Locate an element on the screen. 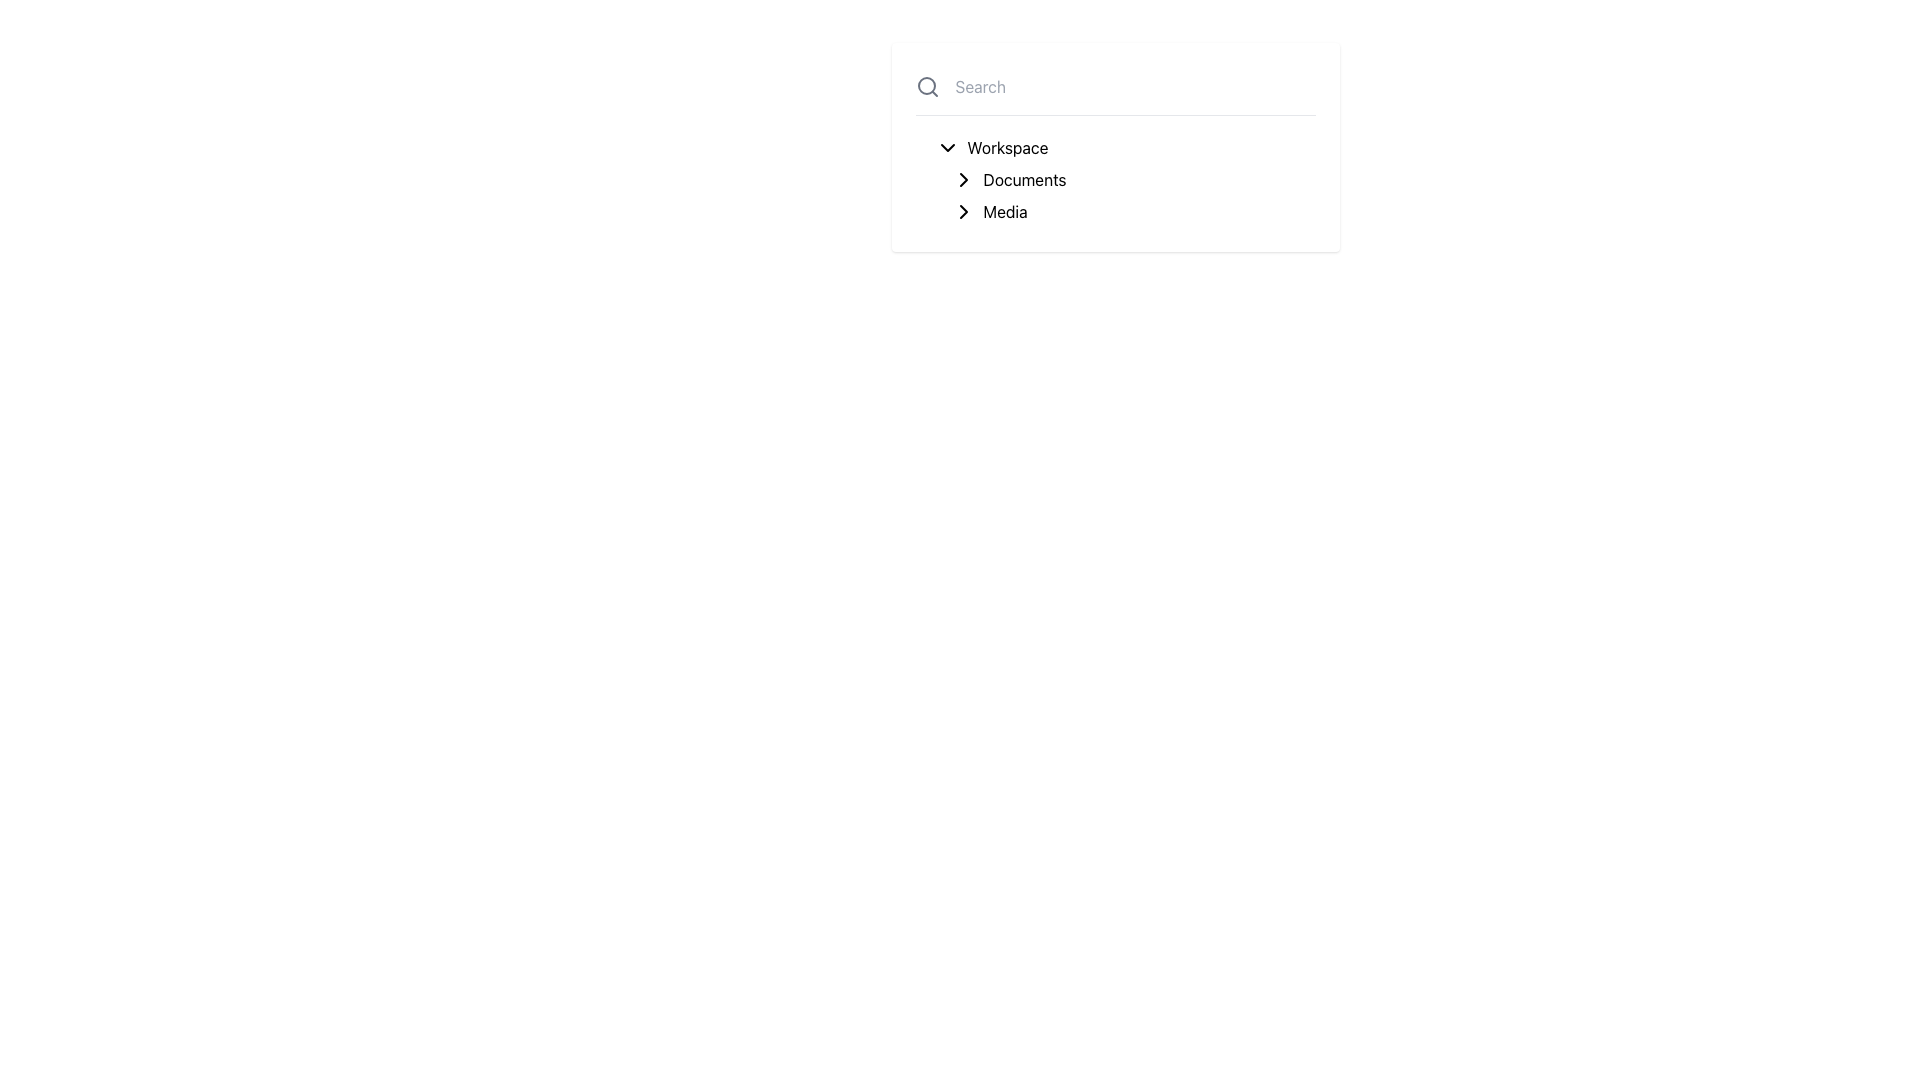 This screenshot has width=1920, height=1080. the downward-pointing chevron icon located to the left of the 'Workspace' label is located at coordinates (946, 146).